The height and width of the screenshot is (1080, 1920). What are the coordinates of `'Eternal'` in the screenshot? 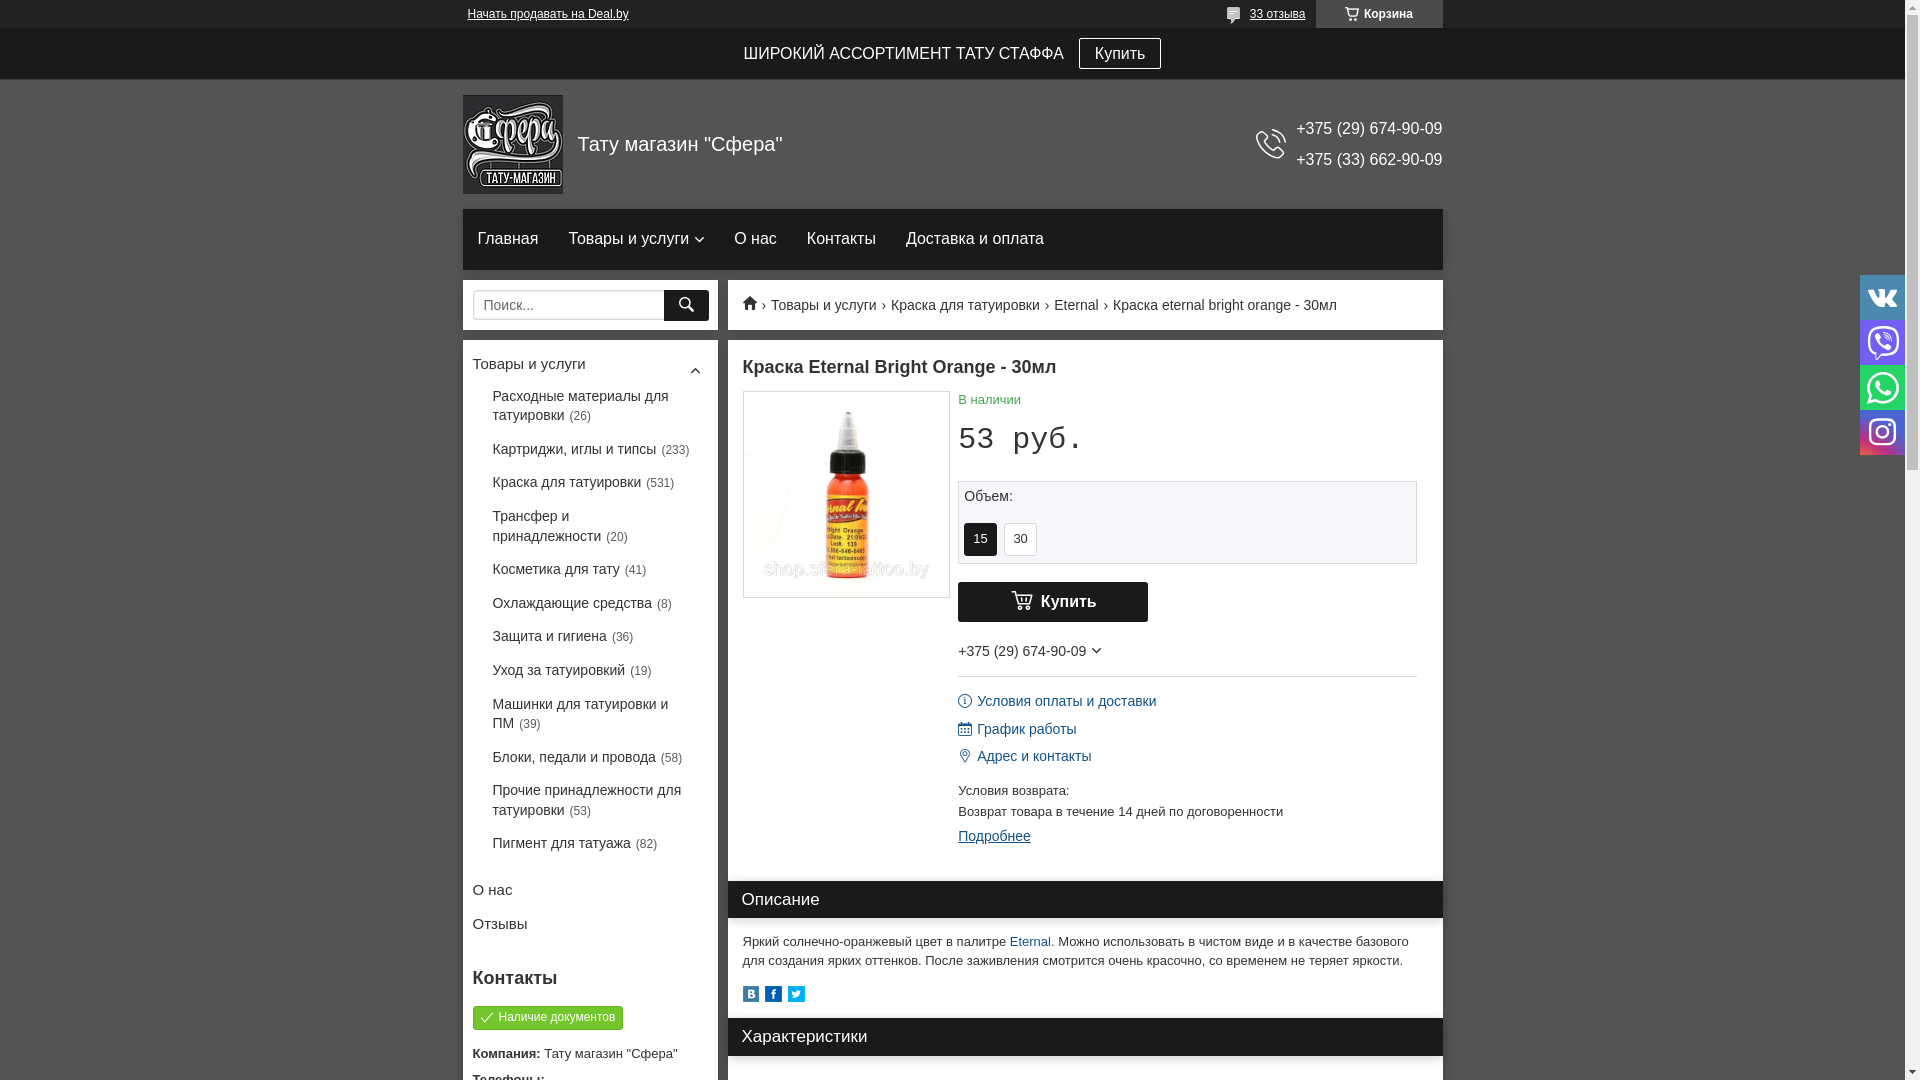 It's located at (1074, 305).